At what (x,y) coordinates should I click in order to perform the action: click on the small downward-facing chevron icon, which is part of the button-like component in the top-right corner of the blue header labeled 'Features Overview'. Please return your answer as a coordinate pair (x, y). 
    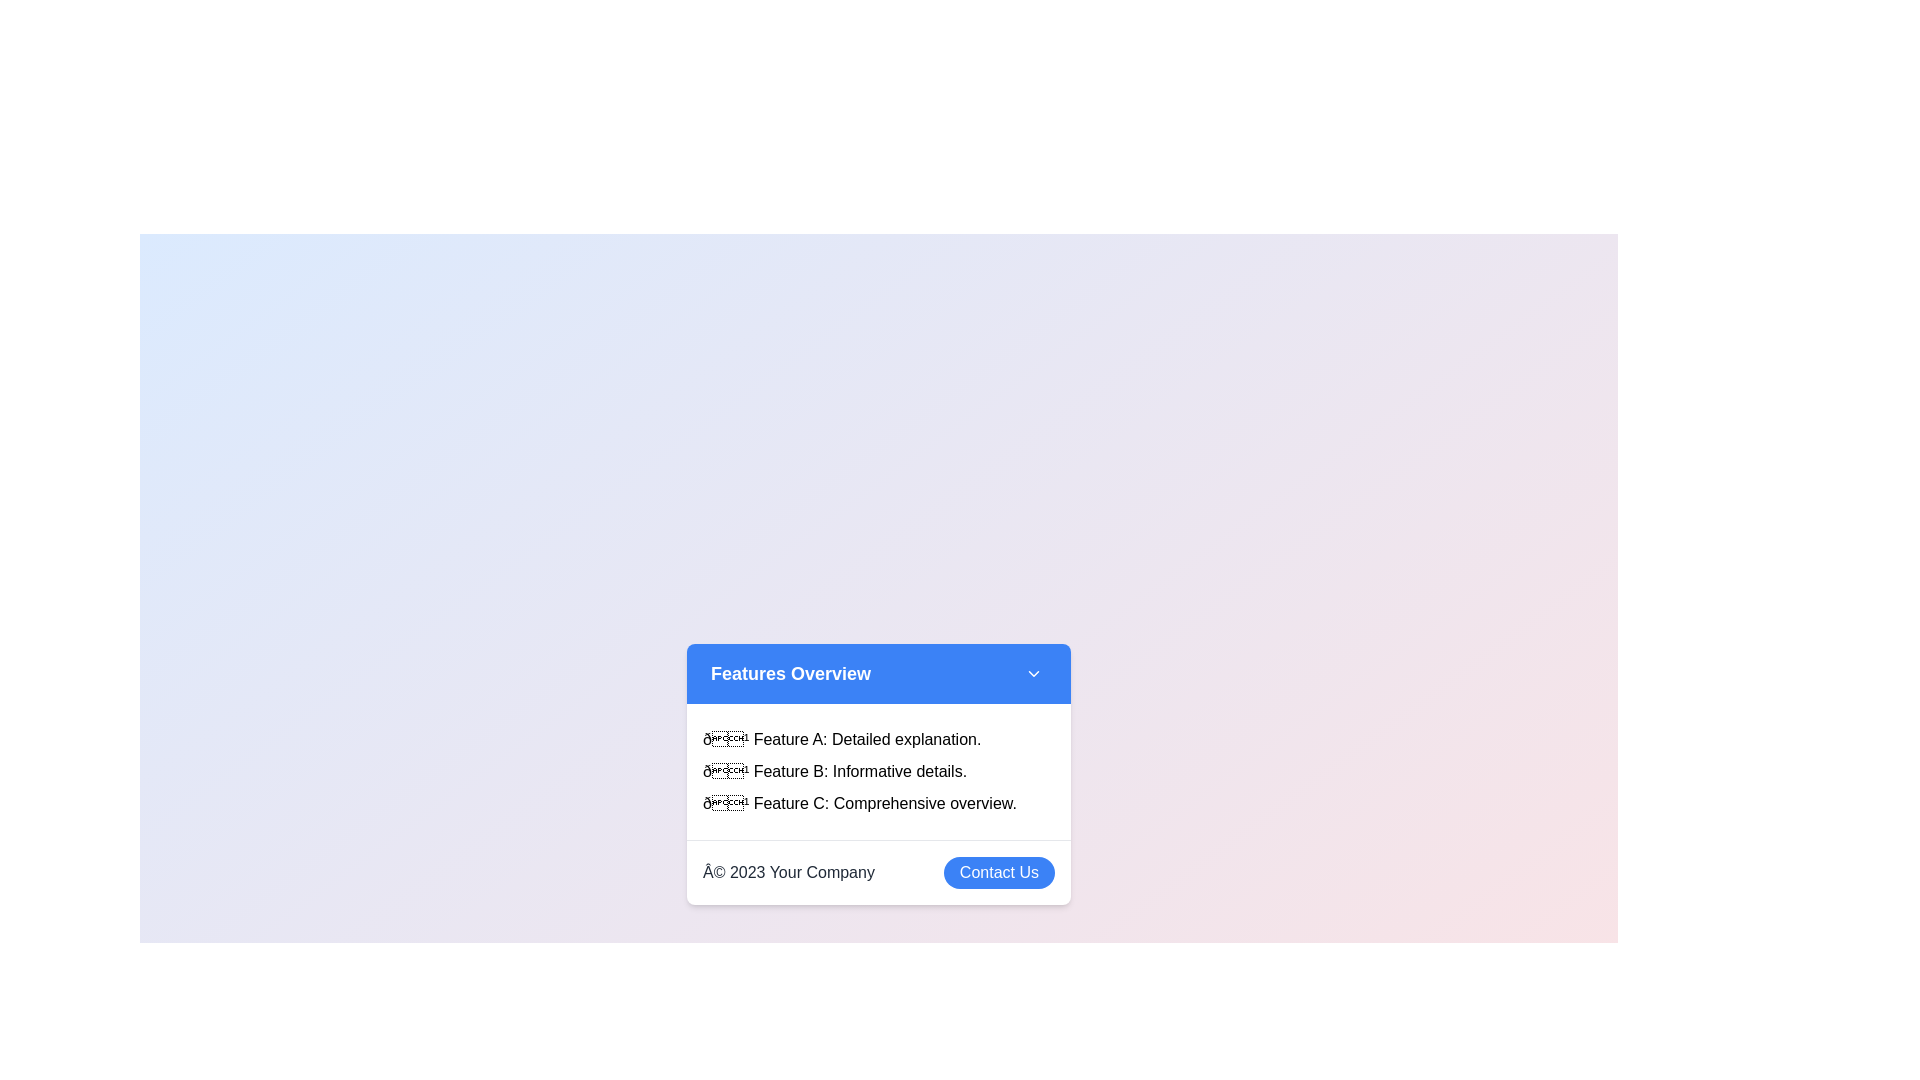
    Looking at the image, I should click on (1033, 672).